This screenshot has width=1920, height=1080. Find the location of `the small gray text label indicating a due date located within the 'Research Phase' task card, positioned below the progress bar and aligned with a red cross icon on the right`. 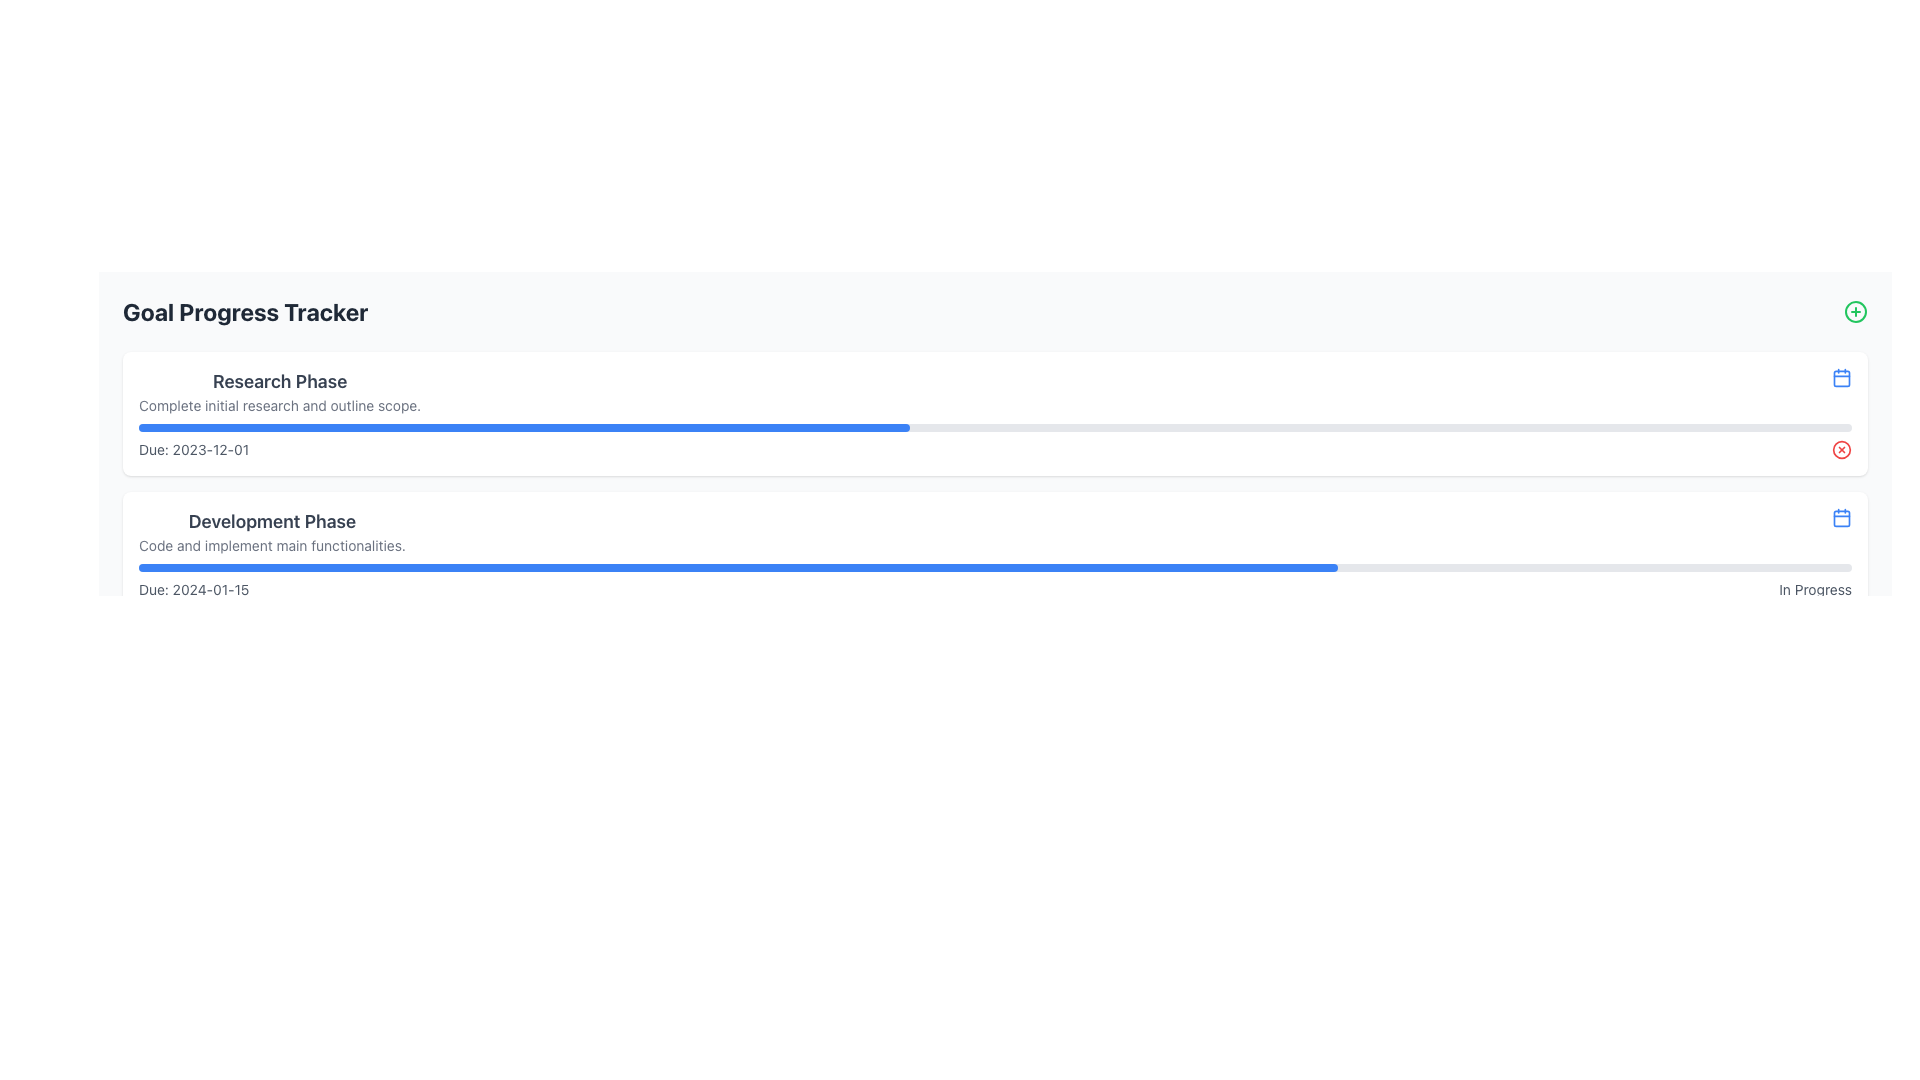

the small gray text label indicating a due date located within the 'Research Phase' task card, positioned below the progress bar and aligned with a red cross icon on the right is located at coordinates (995, 450).